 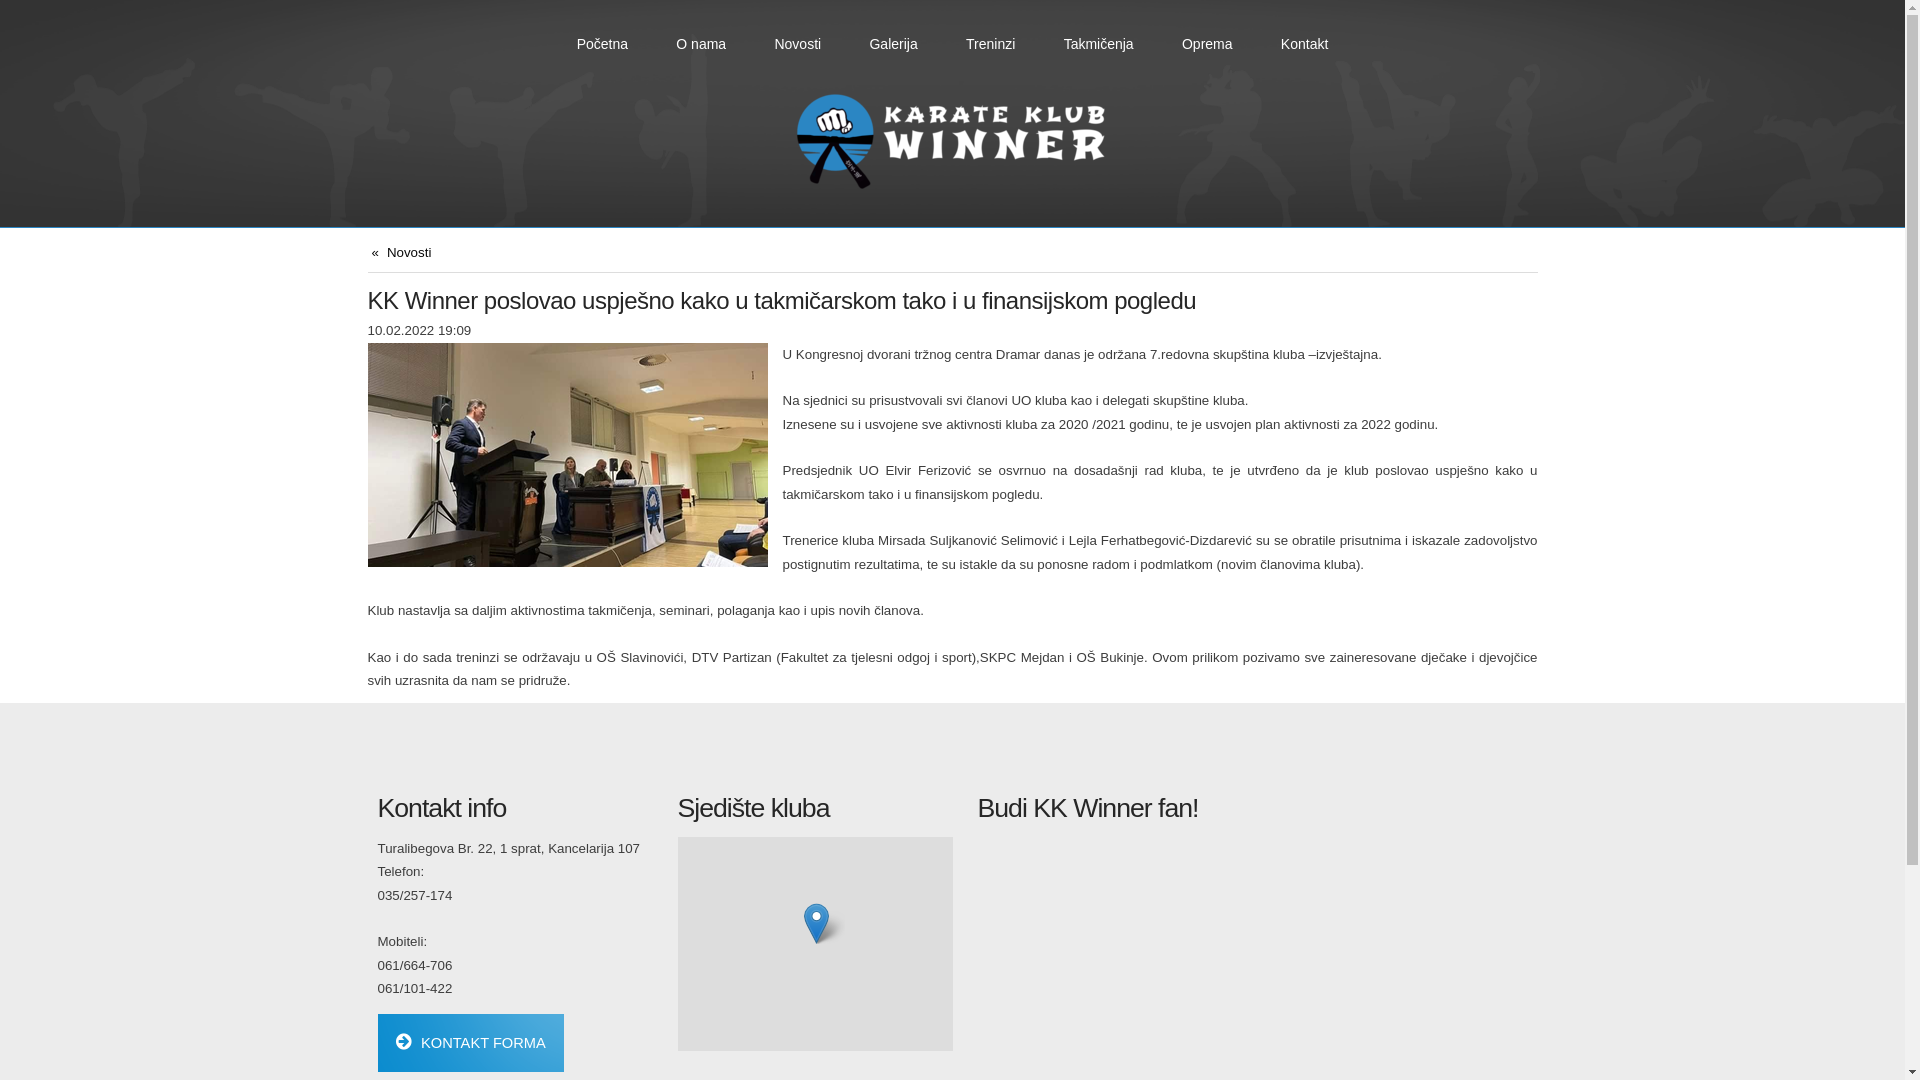 I want to click on 'O nama', so click(x=658, y=44).